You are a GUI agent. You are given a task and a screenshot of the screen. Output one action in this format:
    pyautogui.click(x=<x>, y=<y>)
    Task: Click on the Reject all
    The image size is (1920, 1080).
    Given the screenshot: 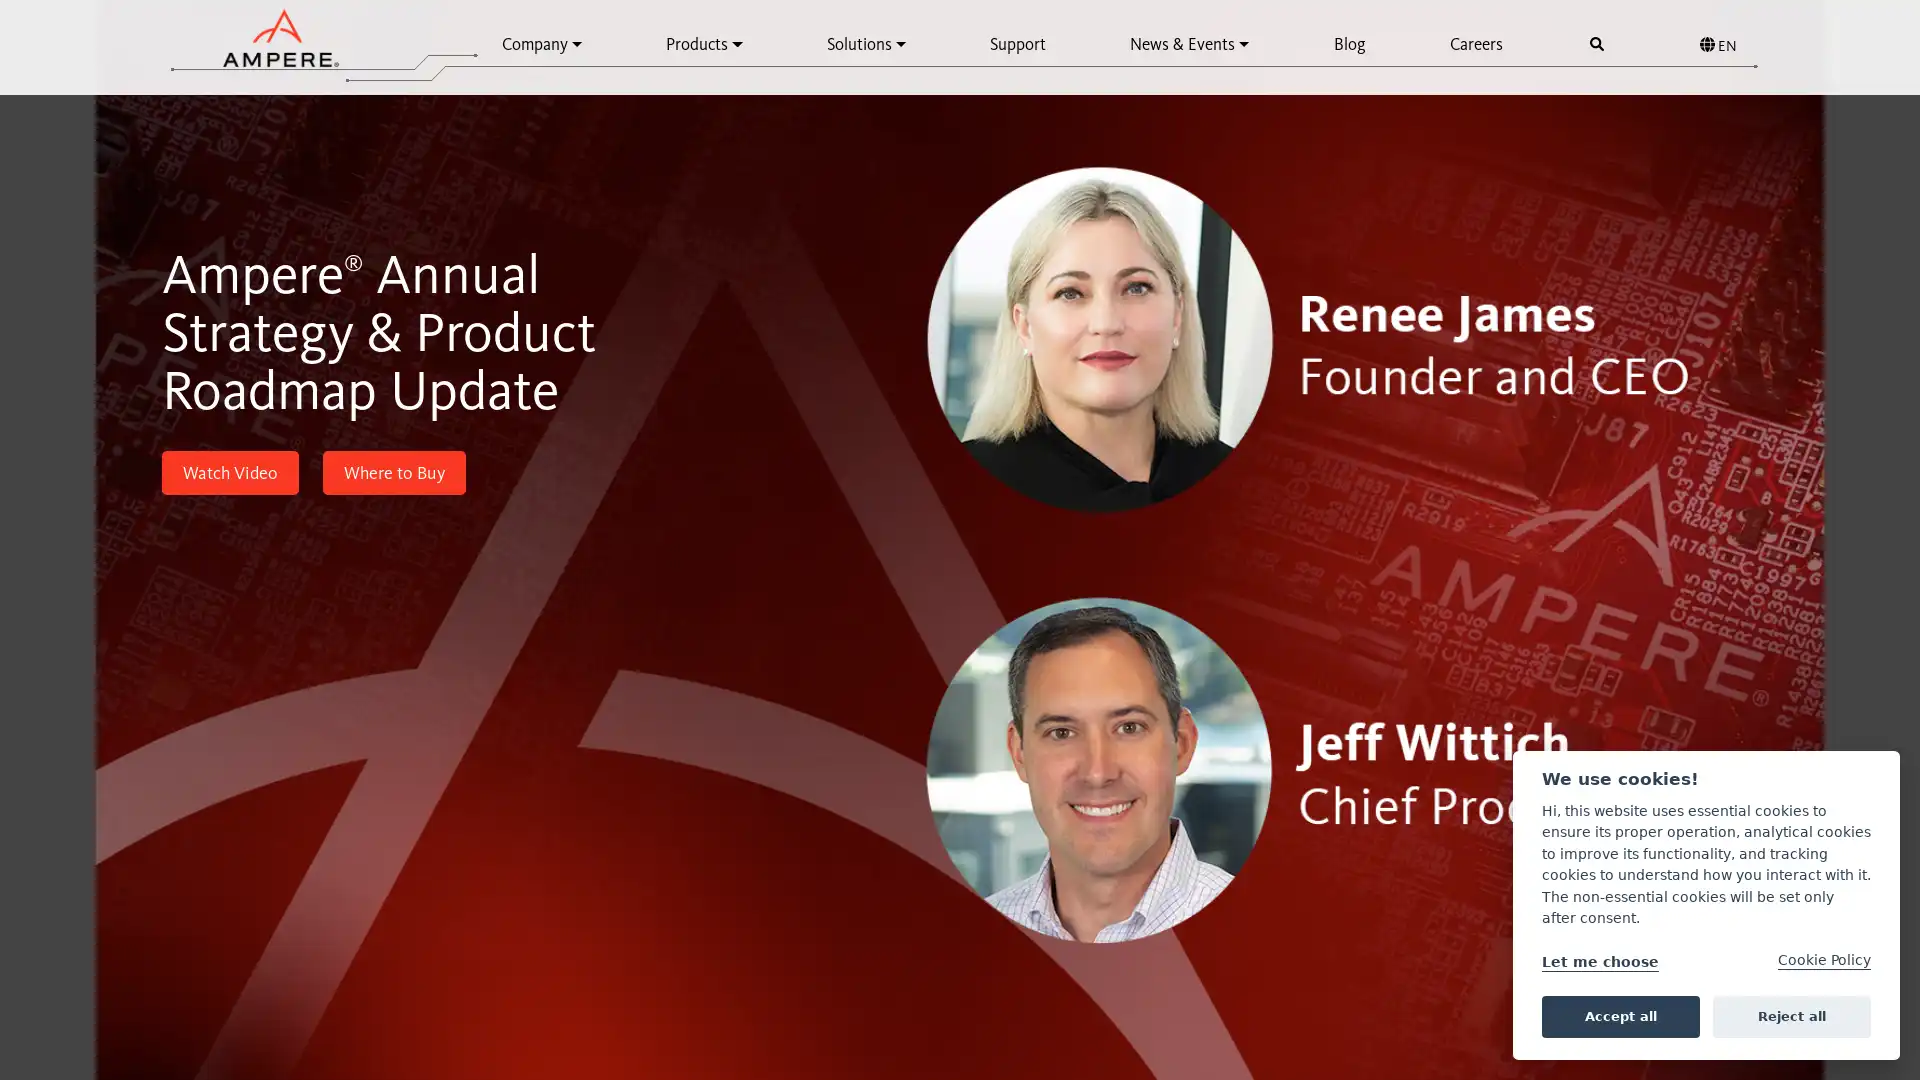 What is the action you would take?
    pyautogui.click(x=1791, y=1015)
    